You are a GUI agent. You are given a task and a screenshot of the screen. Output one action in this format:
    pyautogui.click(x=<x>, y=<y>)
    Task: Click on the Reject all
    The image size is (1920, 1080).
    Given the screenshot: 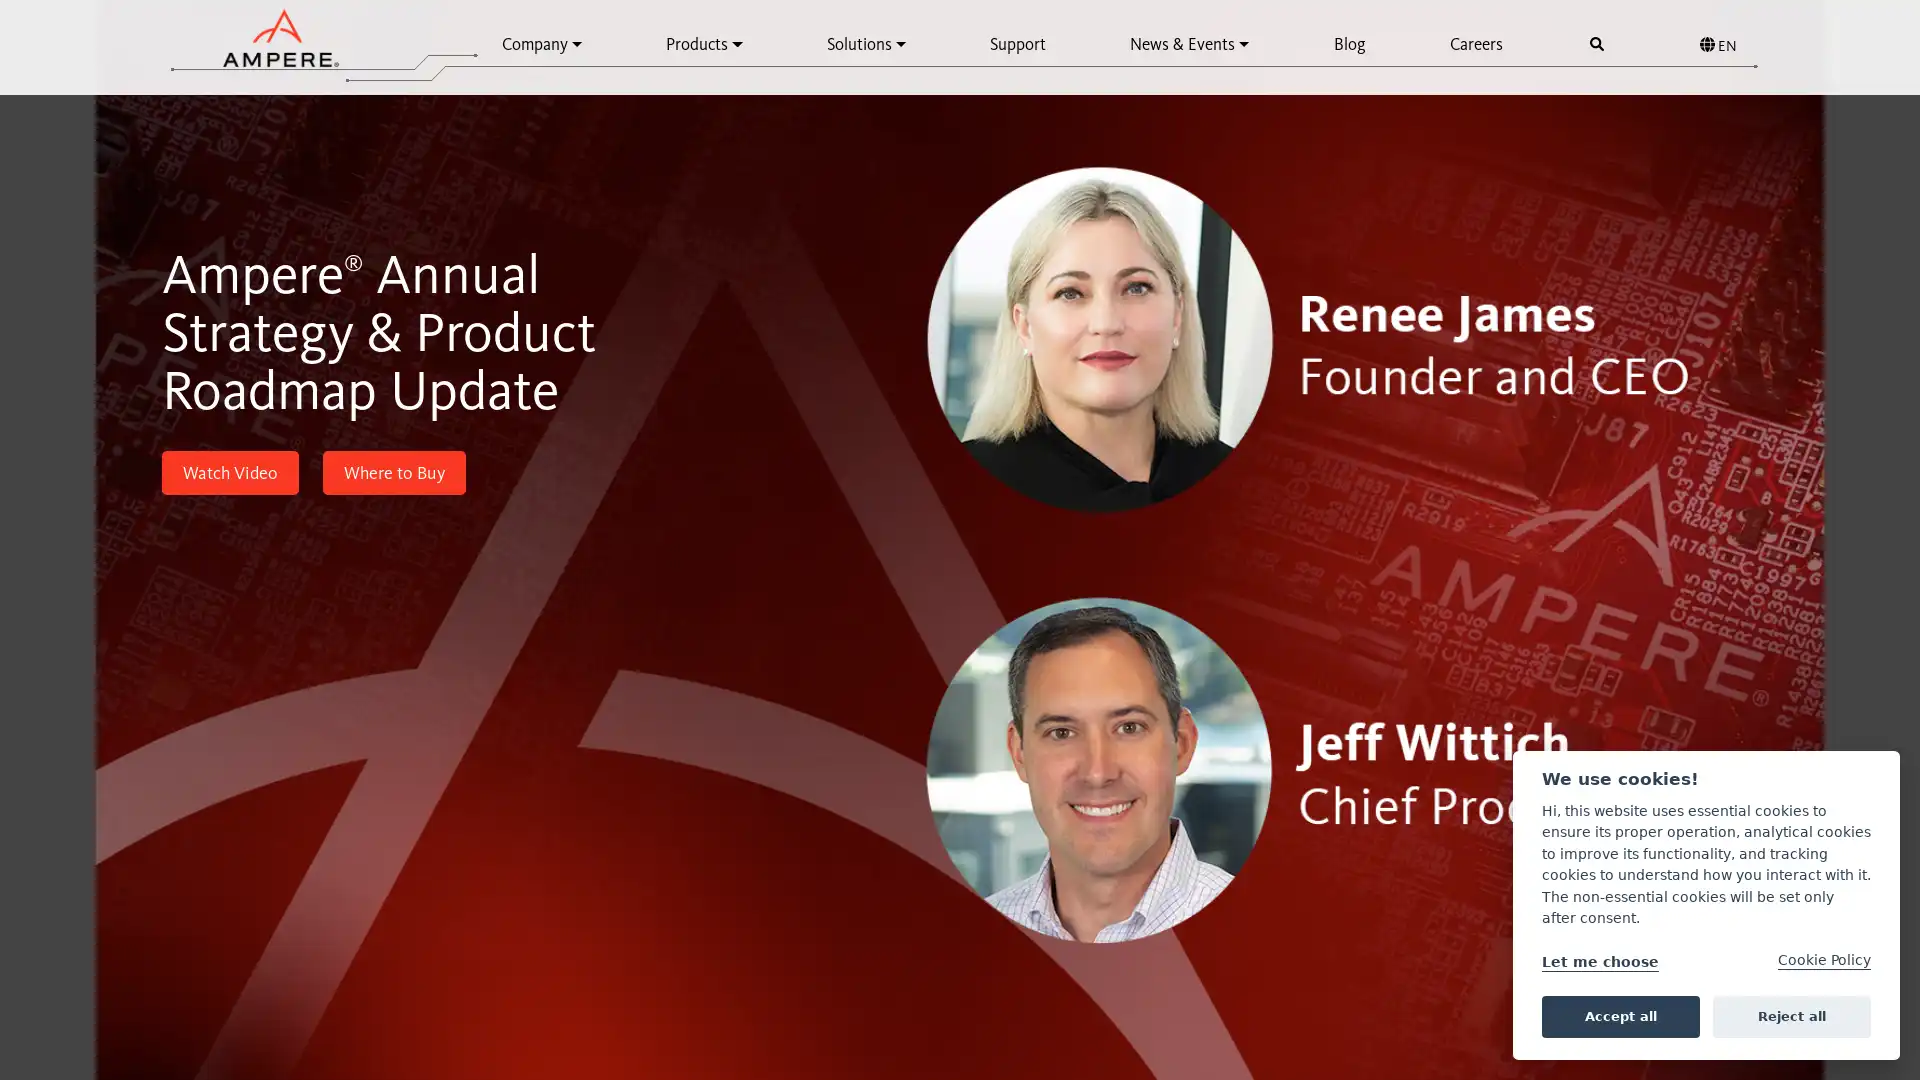 What is the action you would take?
    pyautogui.click(x=1791, y=1015)
    